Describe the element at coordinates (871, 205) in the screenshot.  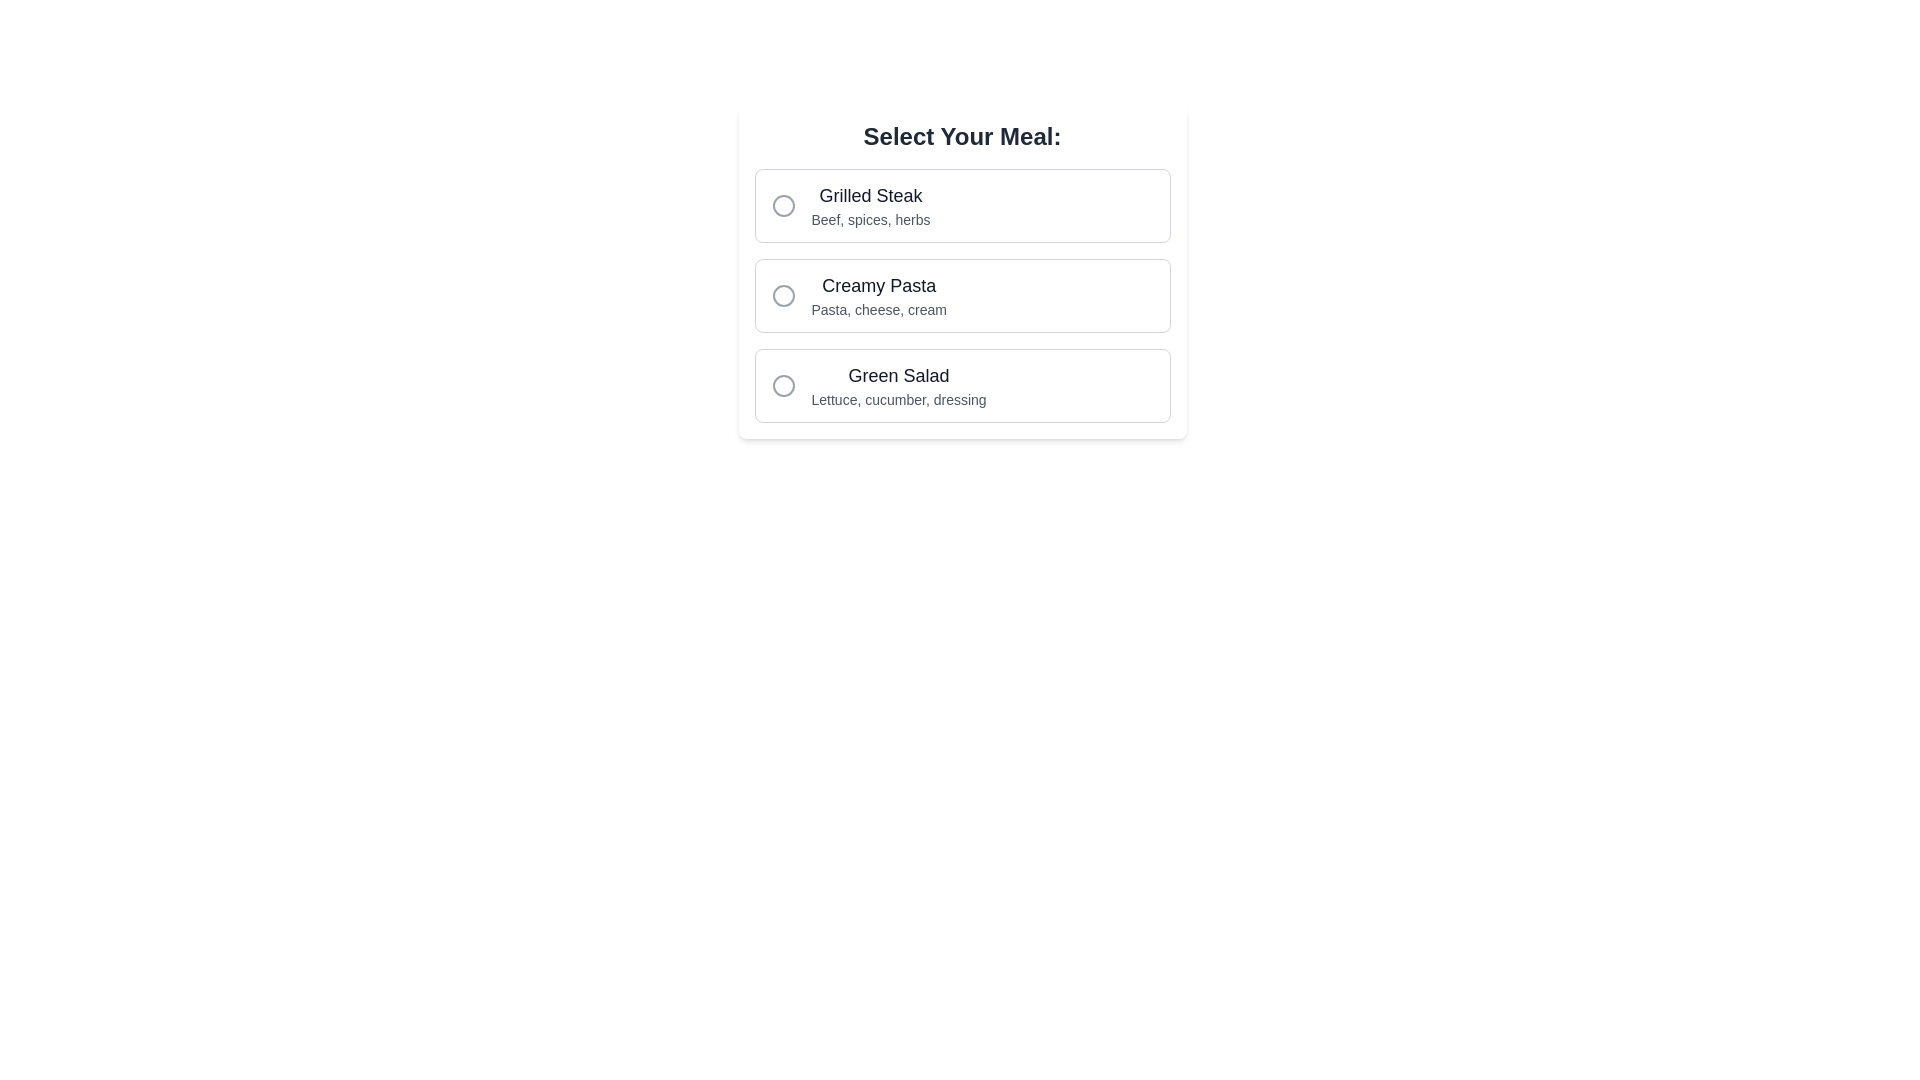
I see `the 'Grilled Steak' text description component, which displays two lines of text: 'Grilled Steak' in bold and 'Beef, spices, herbs' in smaller font, positioned within a selectable list of meal options as the first item` at that location.